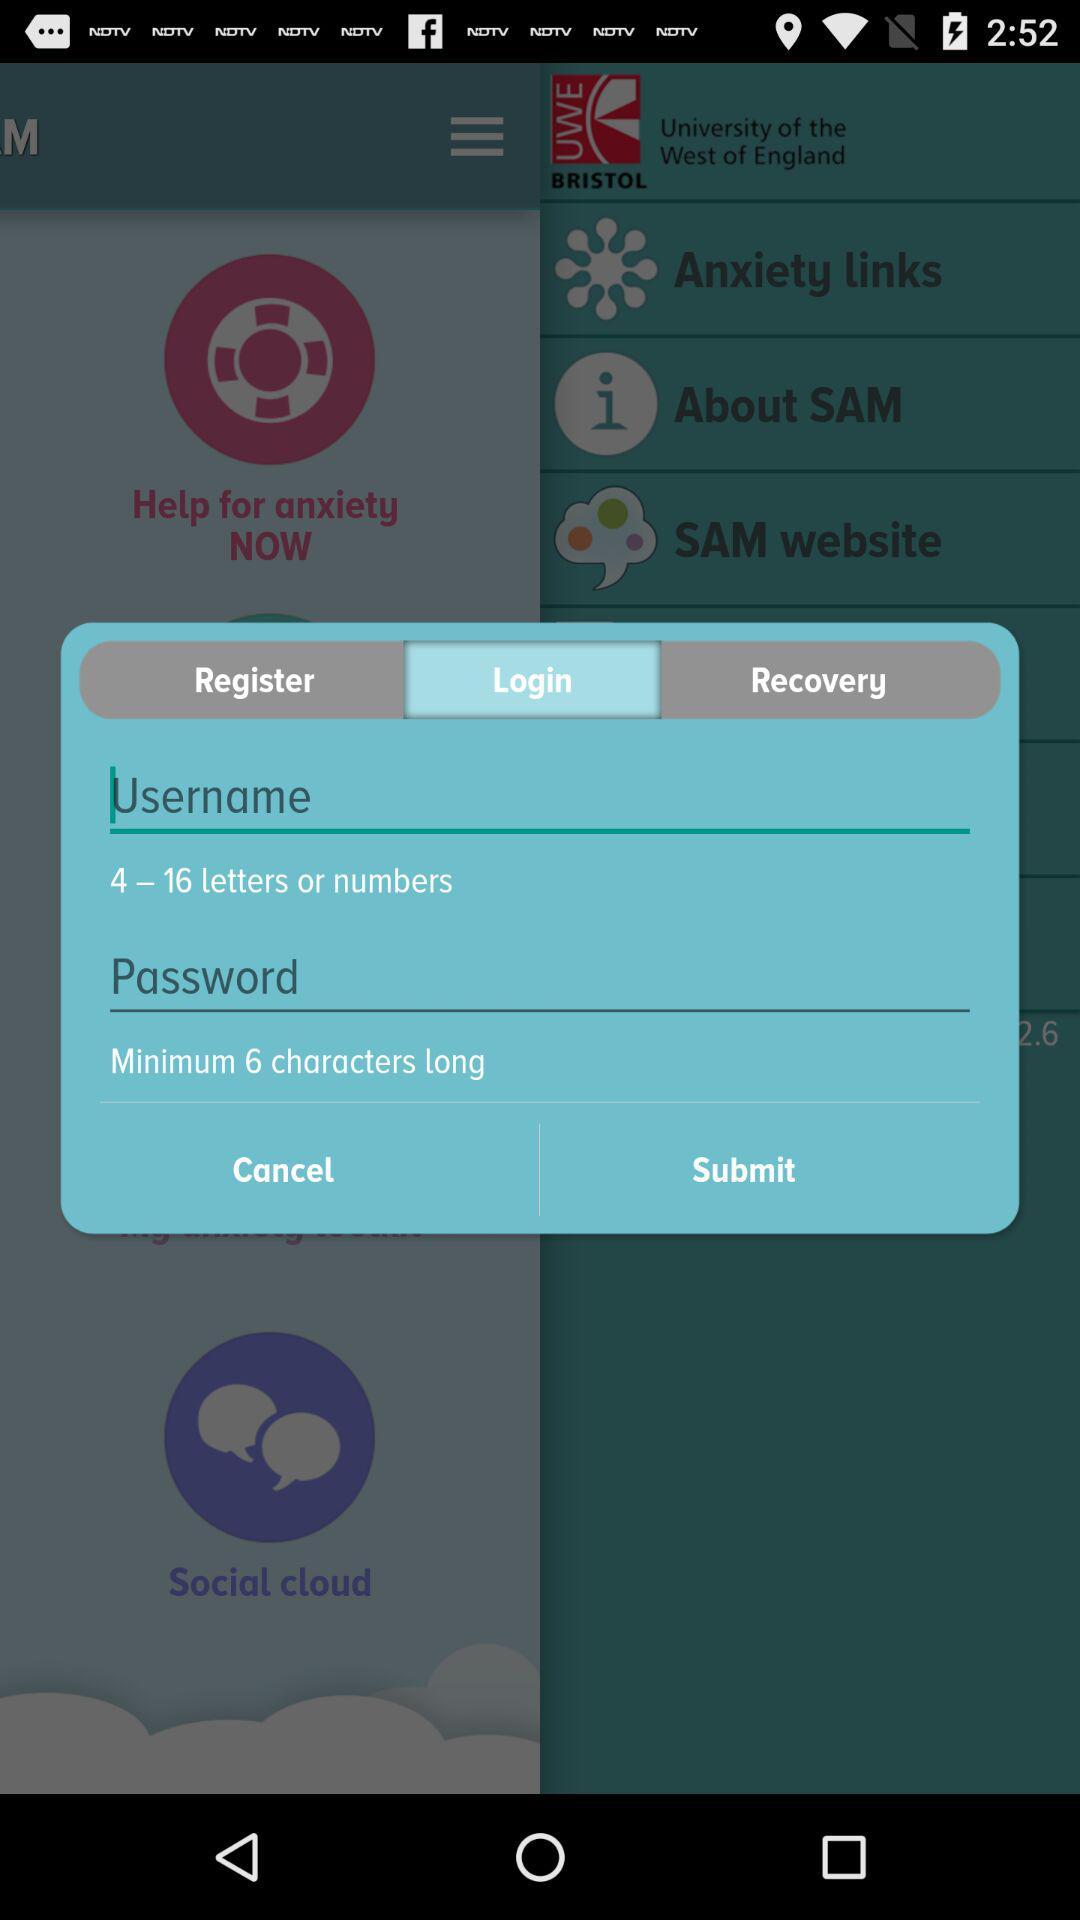 The width and height of the screenshot is (1080, 1920). I want to click on recovery, so click(831, 679).